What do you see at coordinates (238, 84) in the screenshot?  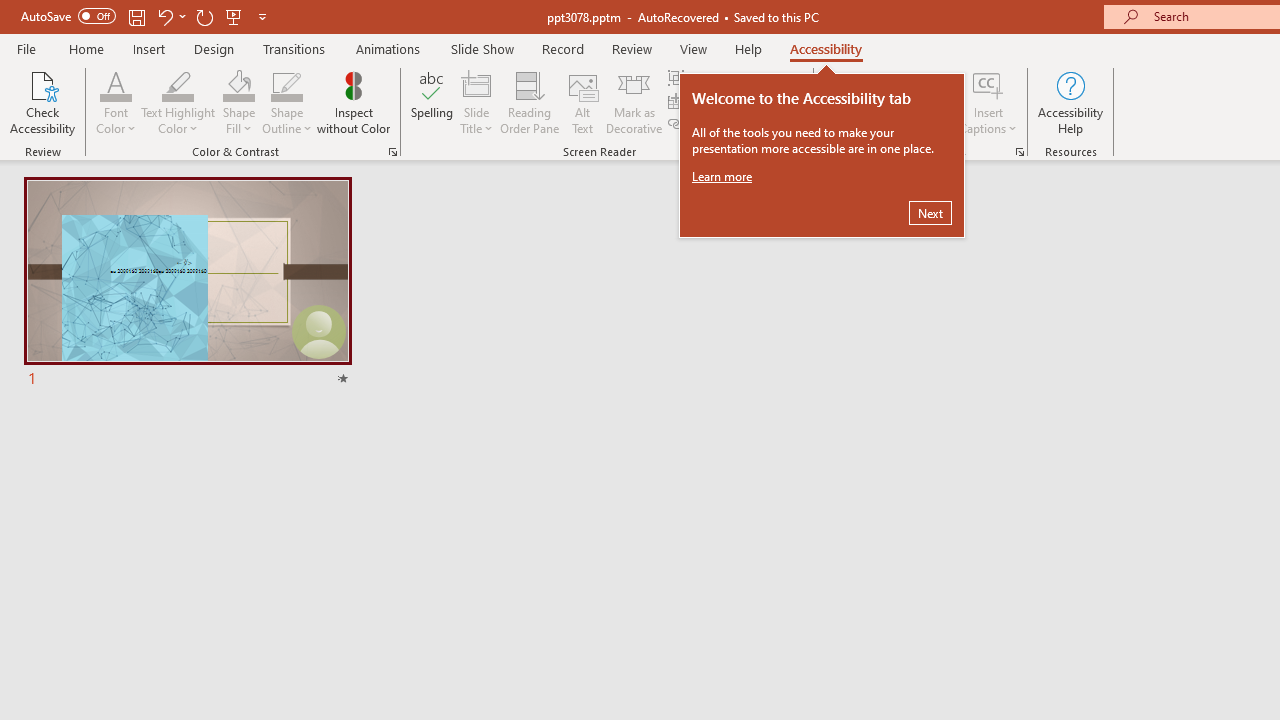 I see `'Shape Fill'` at bounding box center [238, 84].